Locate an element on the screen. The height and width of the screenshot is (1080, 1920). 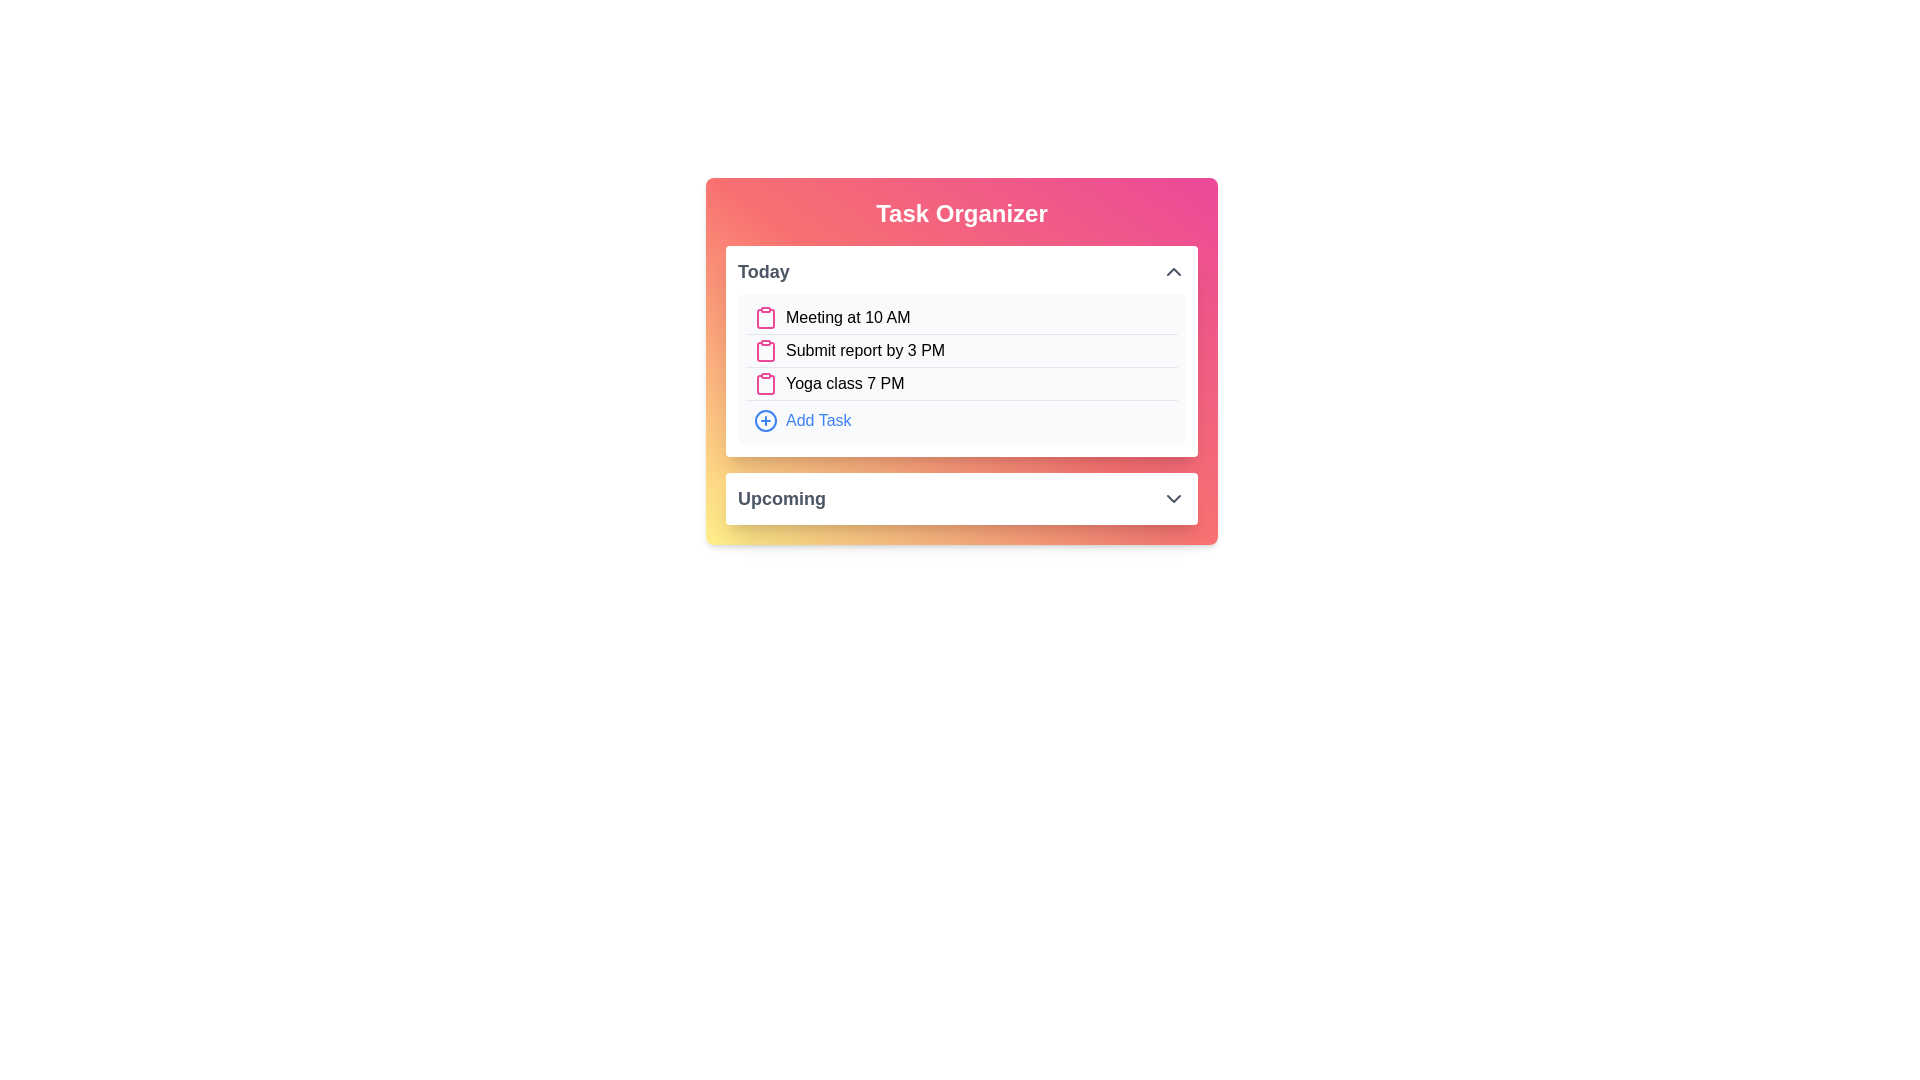
the non-interactive icon representing the task type for 'Meeting at 10 AM', located to the left of the task text is located at coordinates (765, 316).